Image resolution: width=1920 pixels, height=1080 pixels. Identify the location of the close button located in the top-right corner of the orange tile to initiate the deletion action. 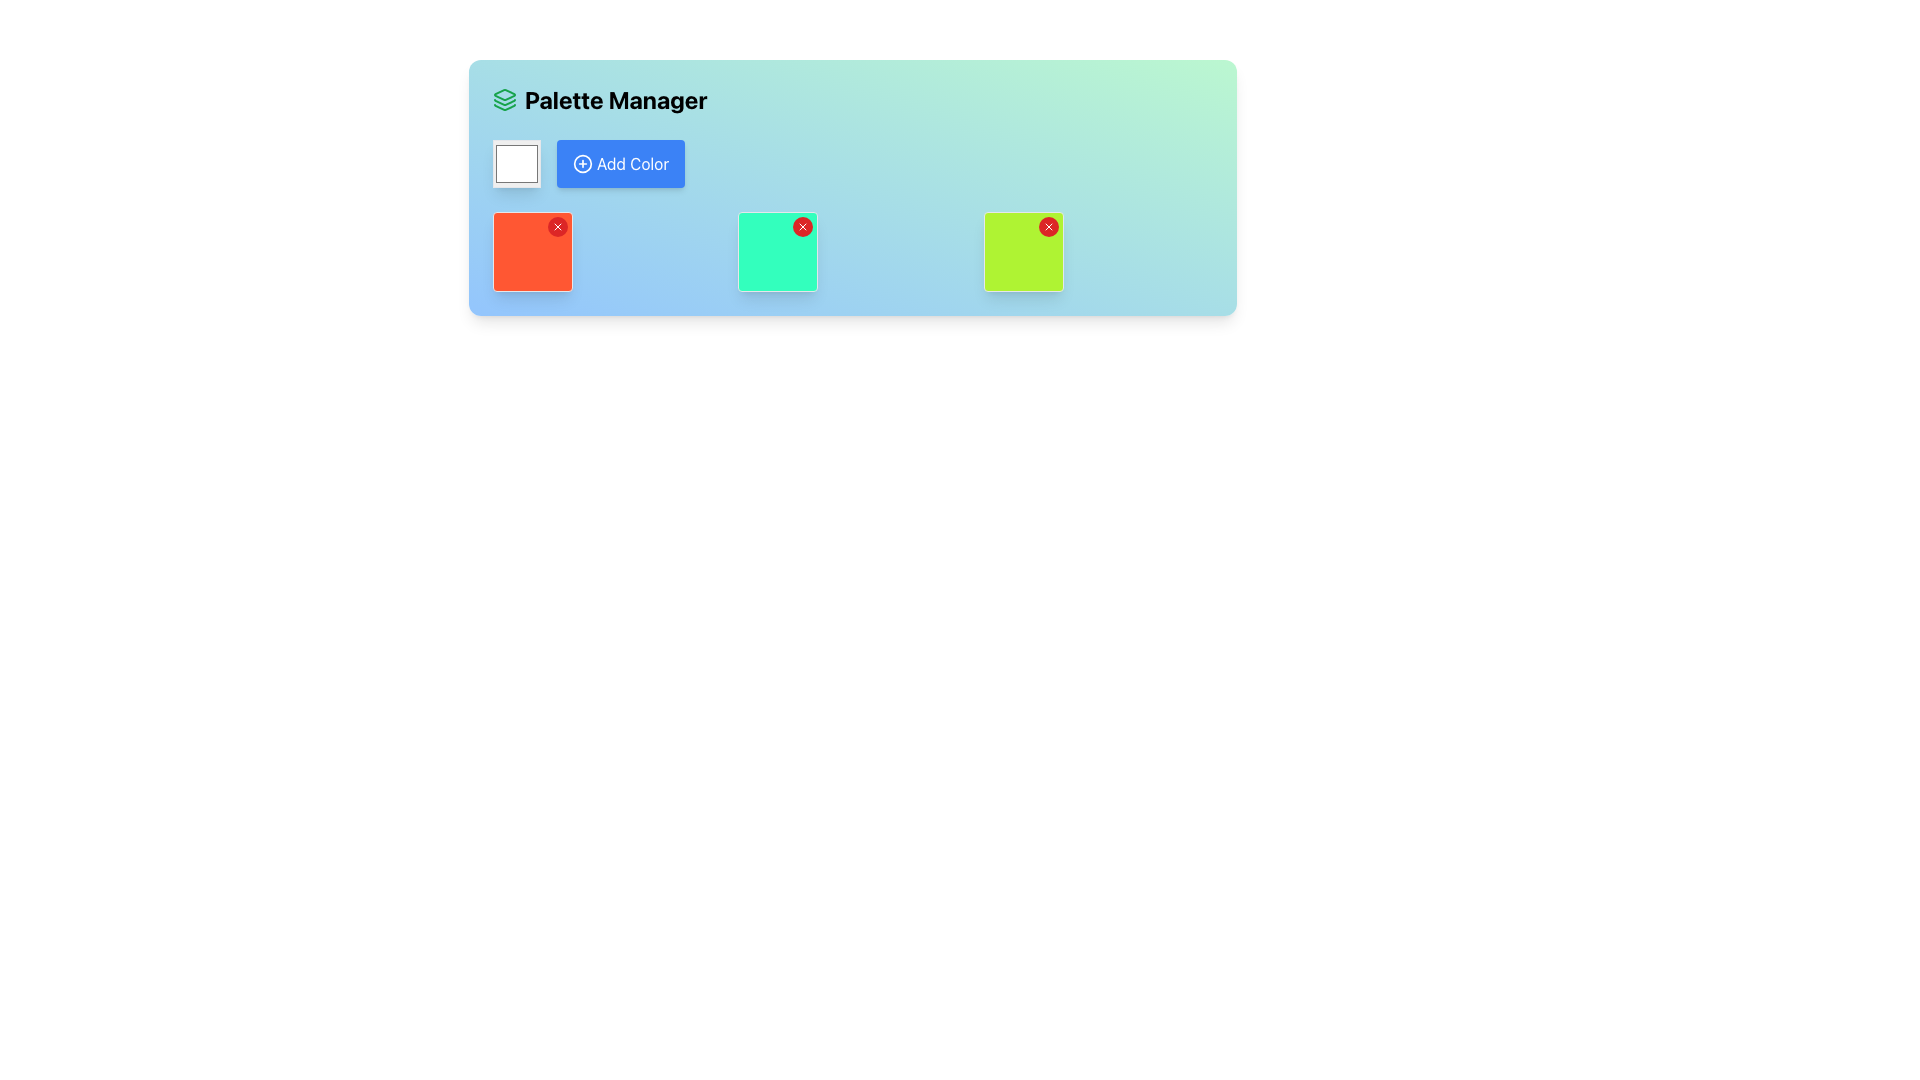
(557, 226).